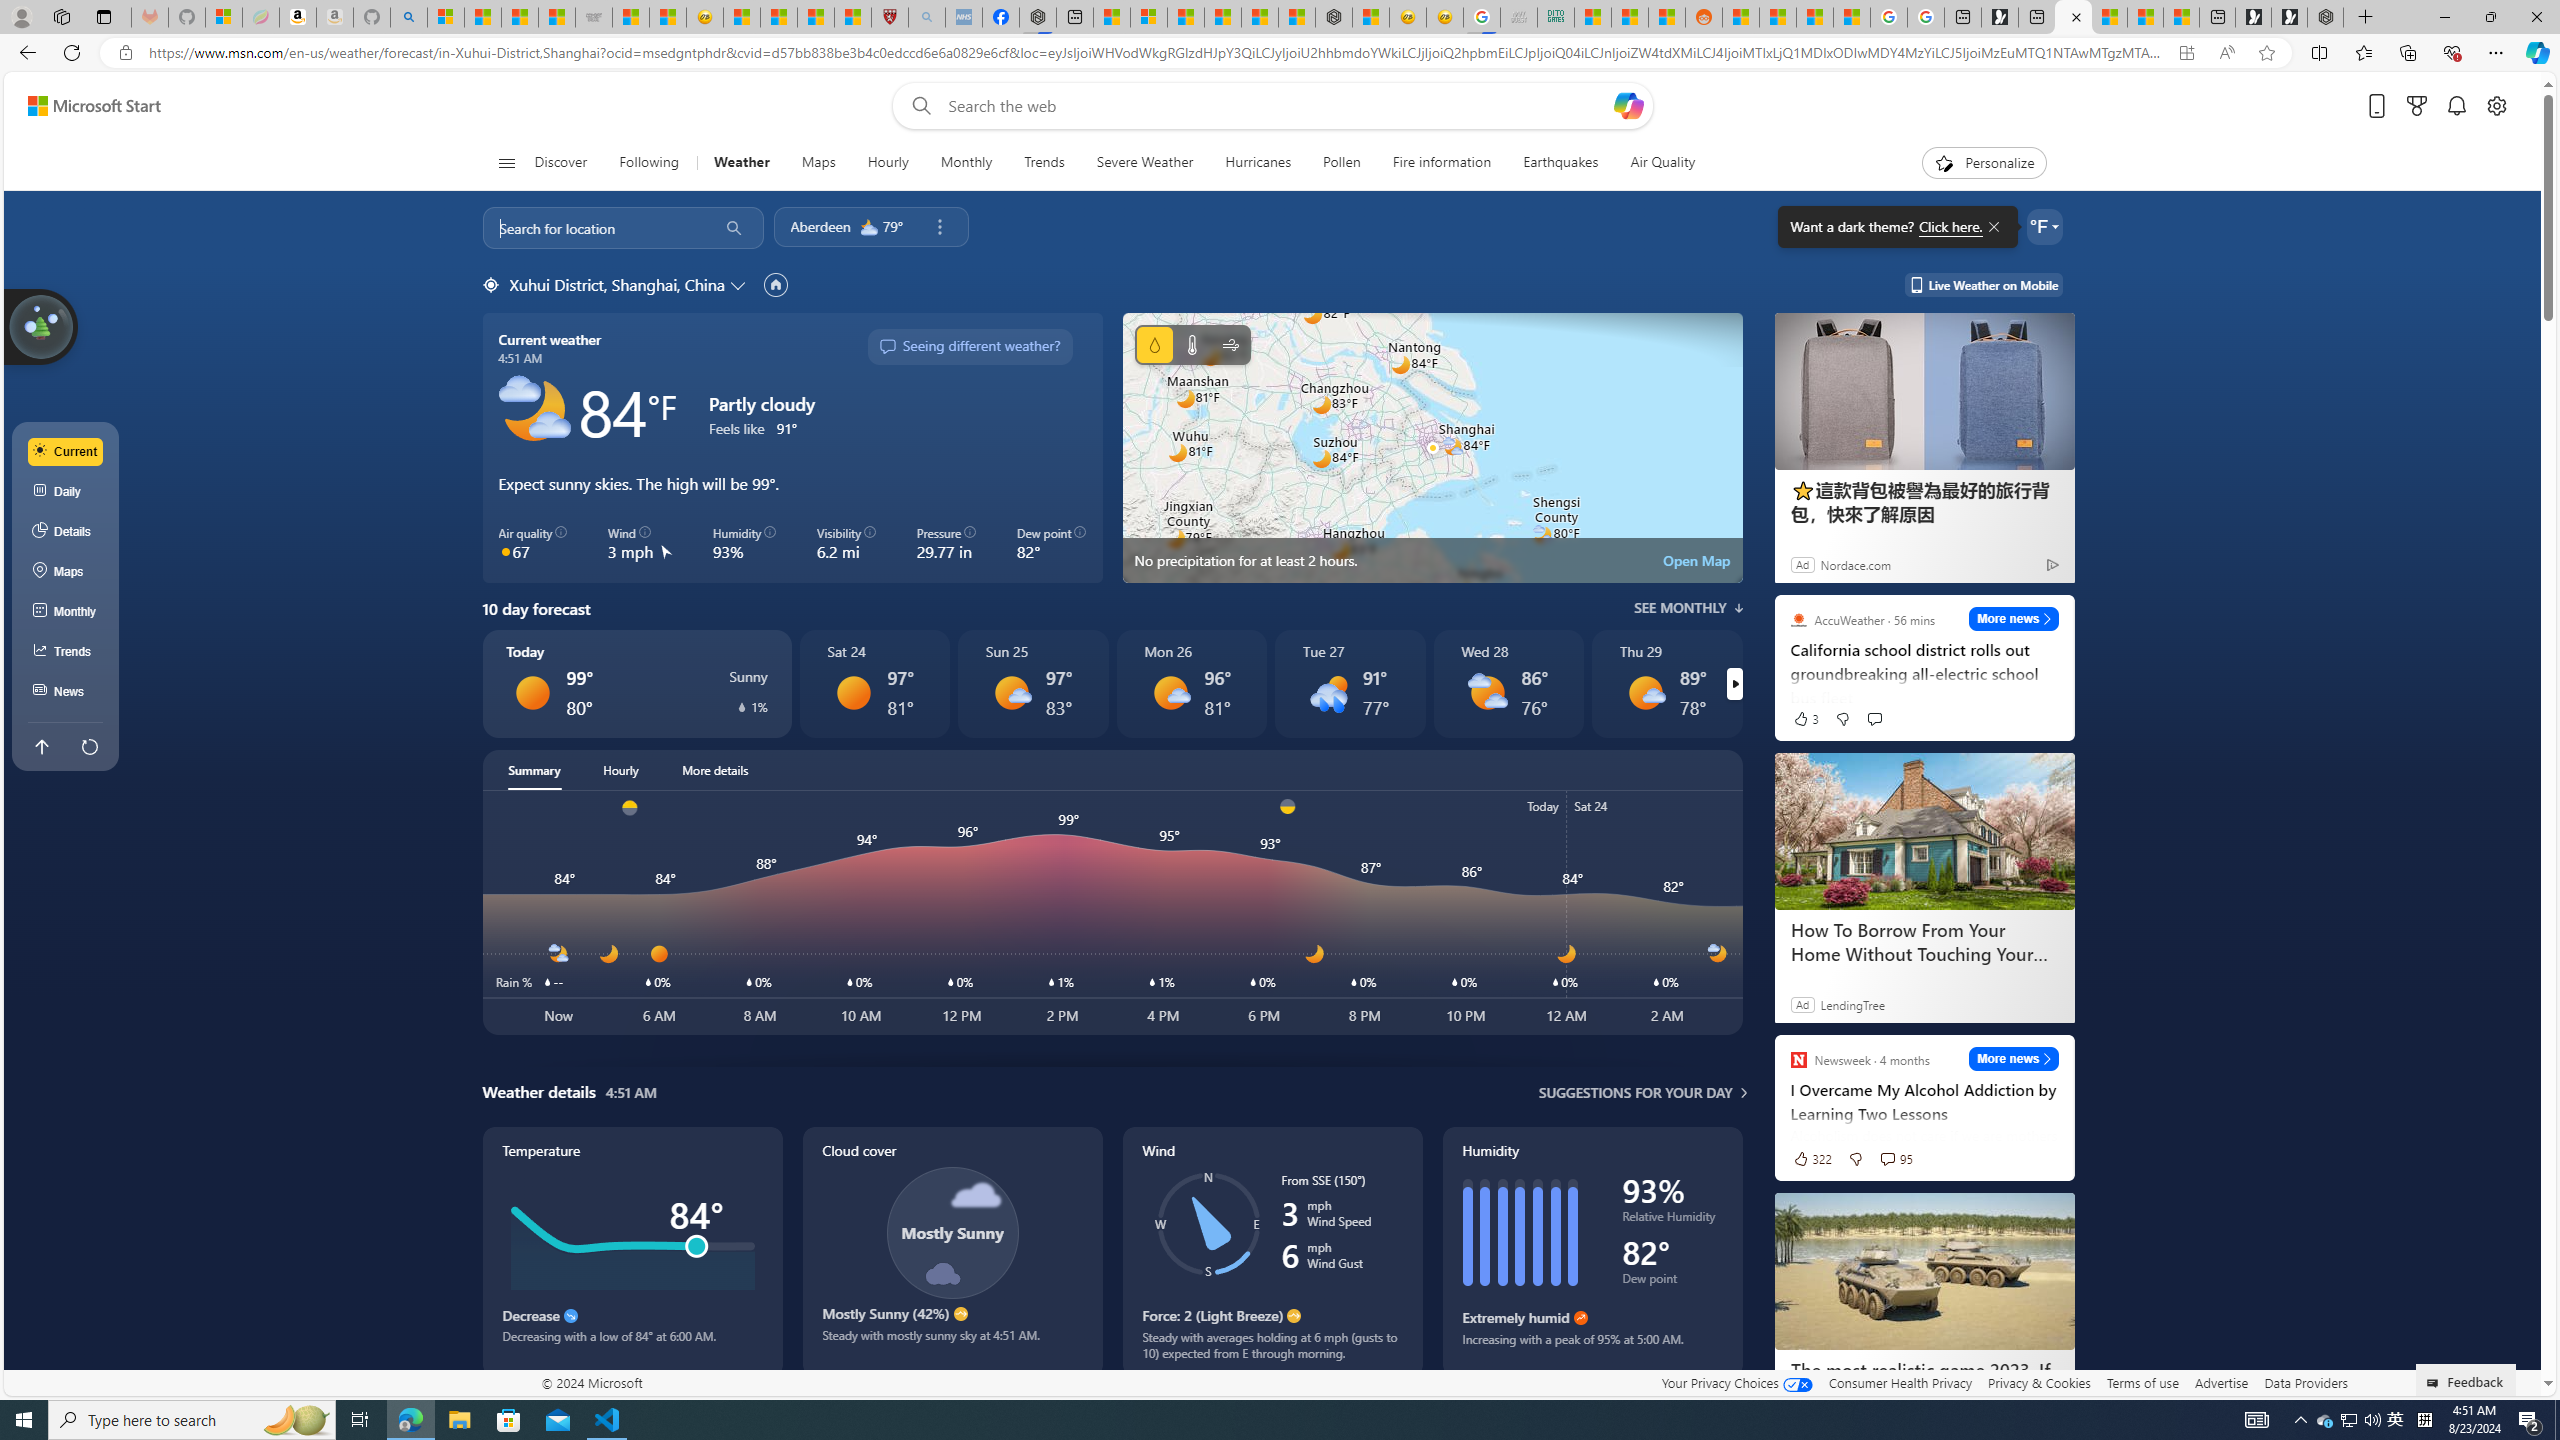 The height and width of the screenshot is (1440, 2560). I want to click on 'Discover', so click(568, 162).